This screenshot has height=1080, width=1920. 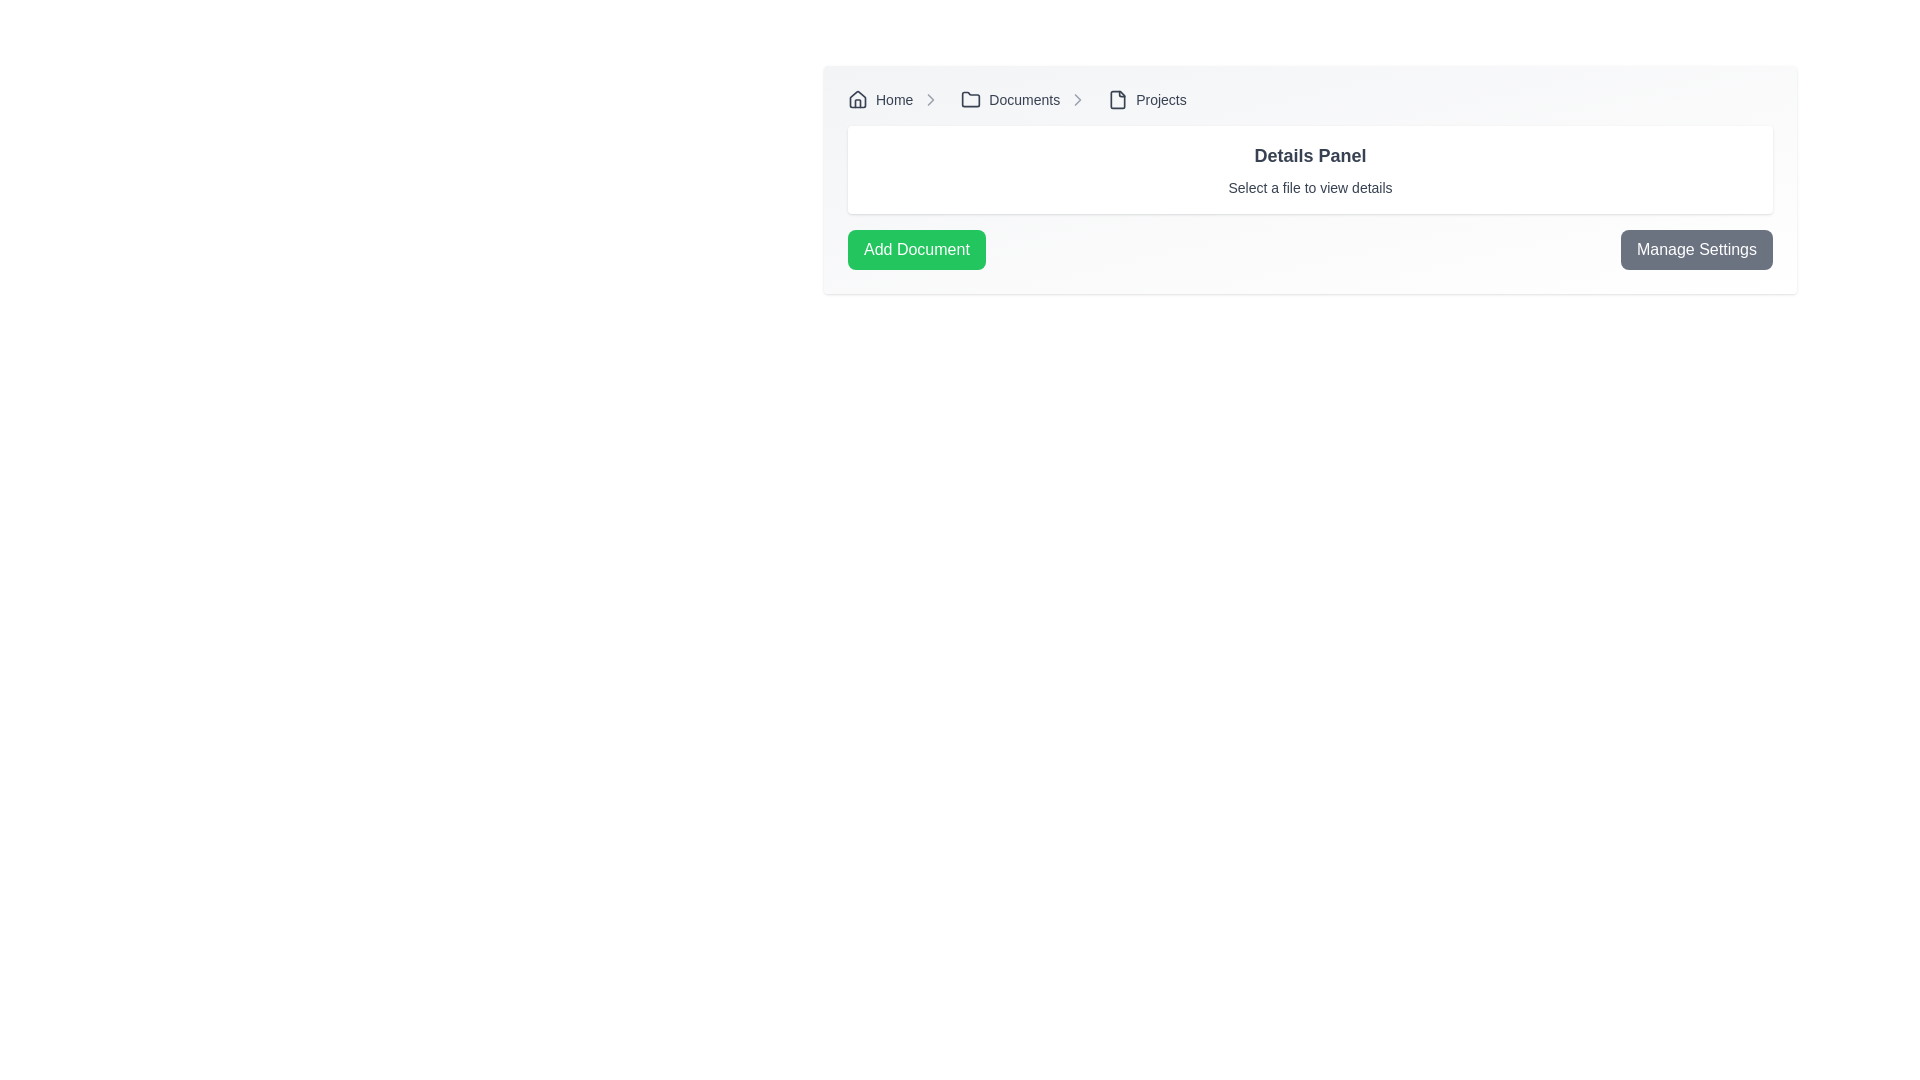 What do you see at coordinates (971, 100) in the screenshot?
I see `the folder icon in the breadcrumb navigation that represents the 'Documents' section, which is located directly to the left of the 'Documents' text label` at bounding box center [971, 100].